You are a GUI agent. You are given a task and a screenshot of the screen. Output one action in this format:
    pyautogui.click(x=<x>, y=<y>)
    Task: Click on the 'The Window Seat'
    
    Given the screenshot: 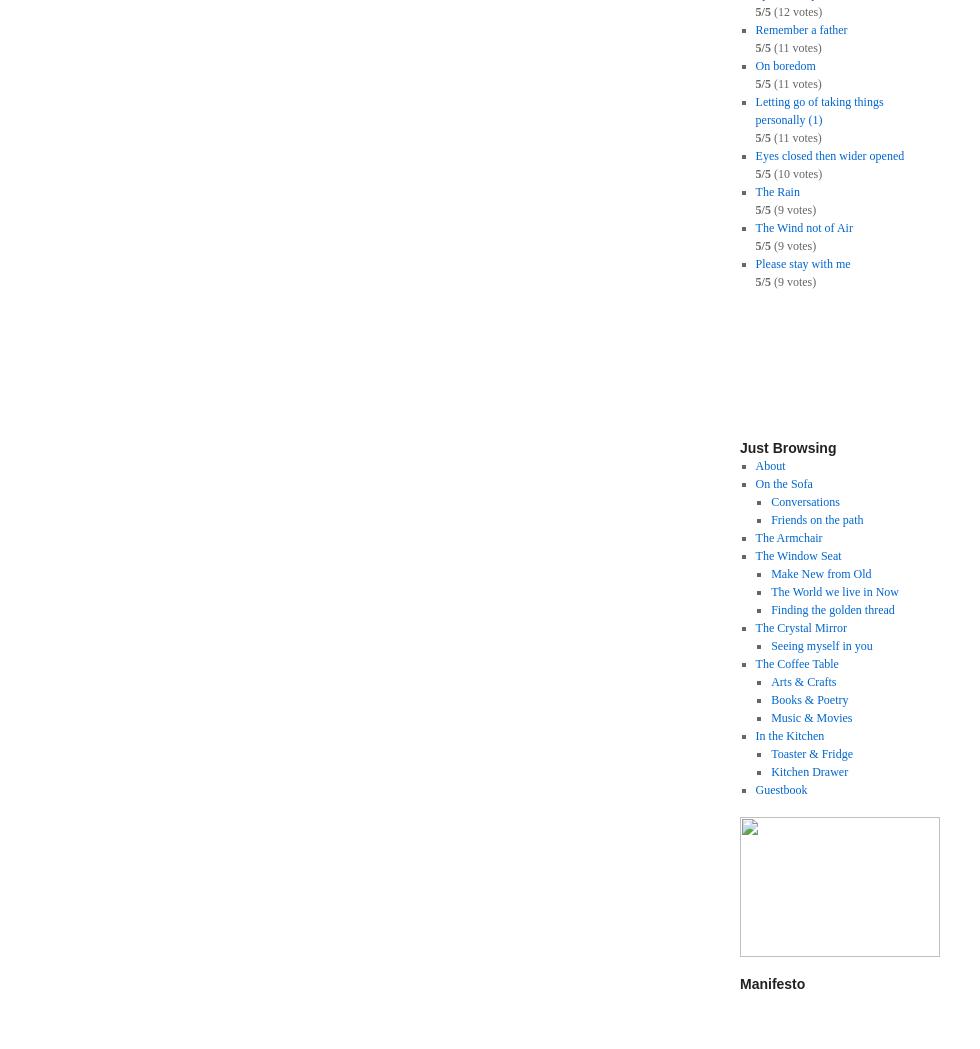 What is the action you would take?
    pyautogui.click(x=798, y=555)
    